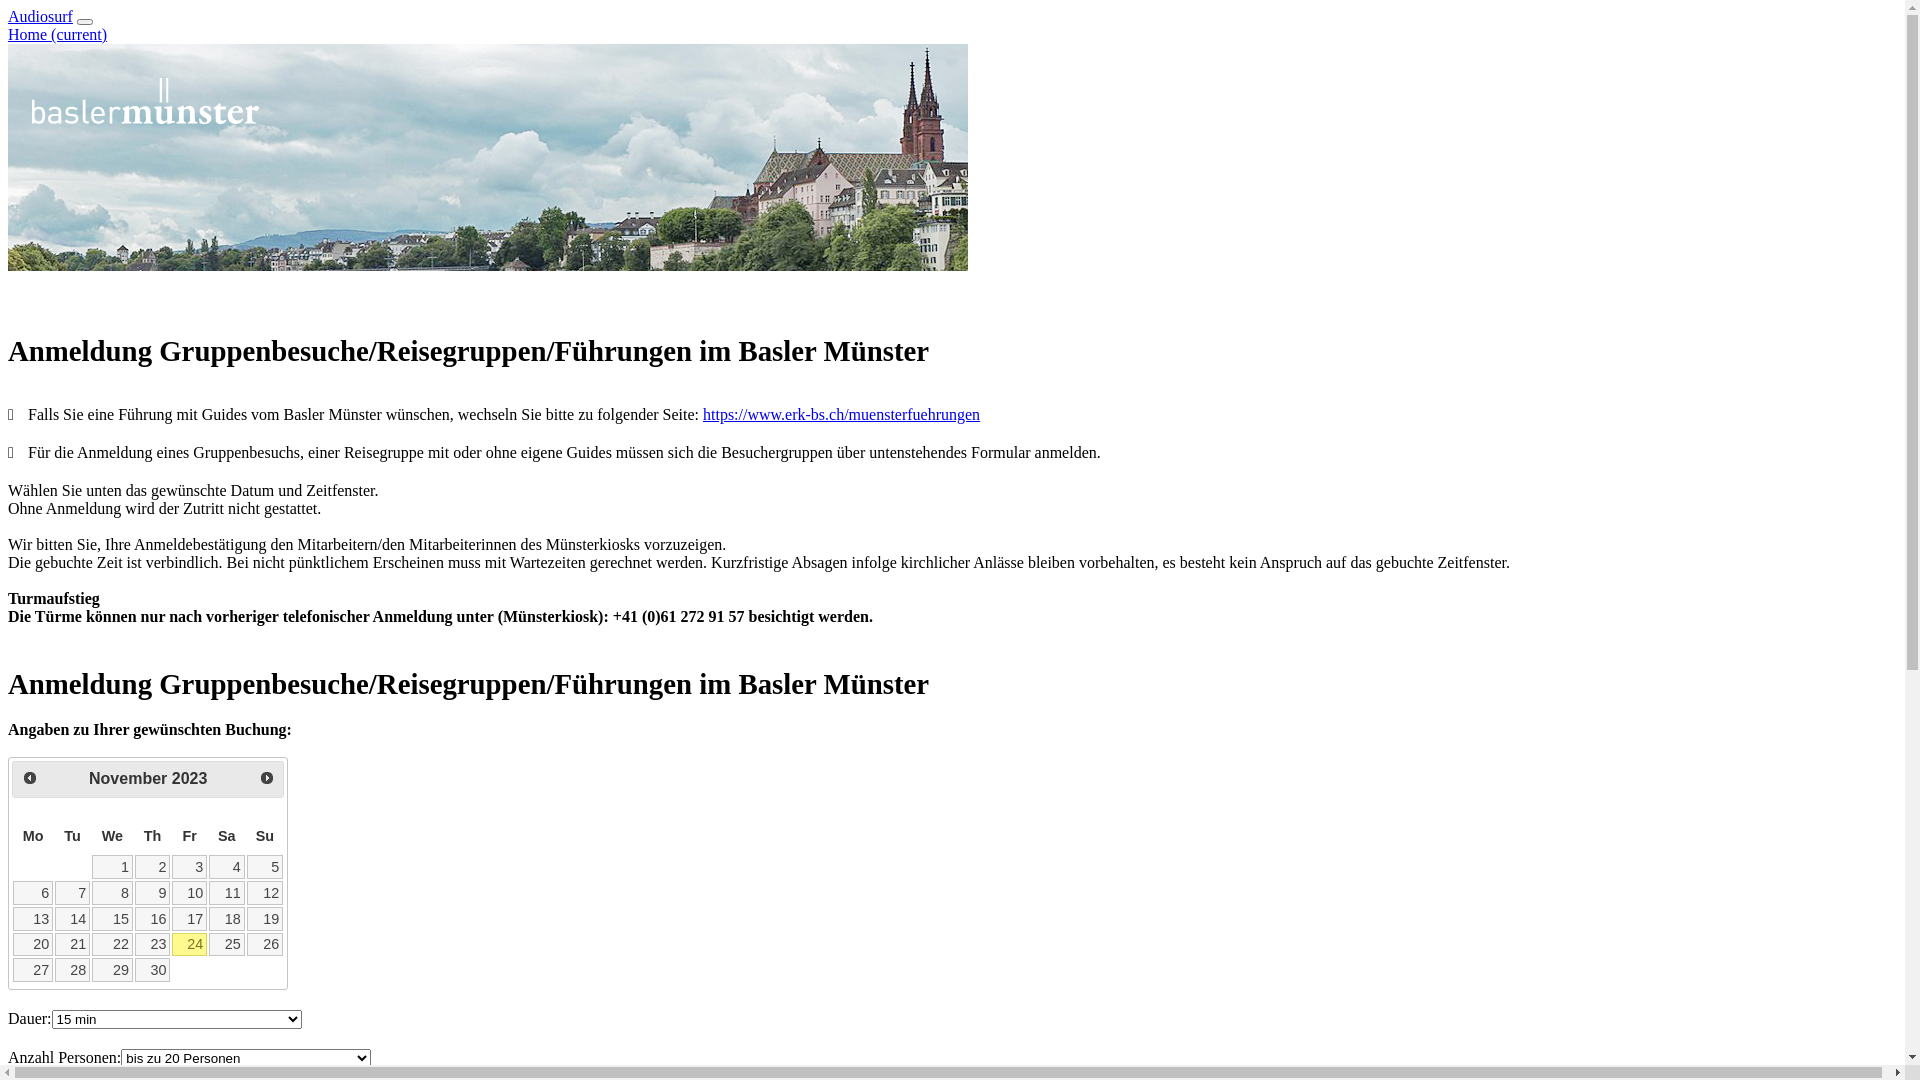  What do you see at coordinates (72, 918) in the screenshot?
I see `'14'` at bounding box center [72, 918].